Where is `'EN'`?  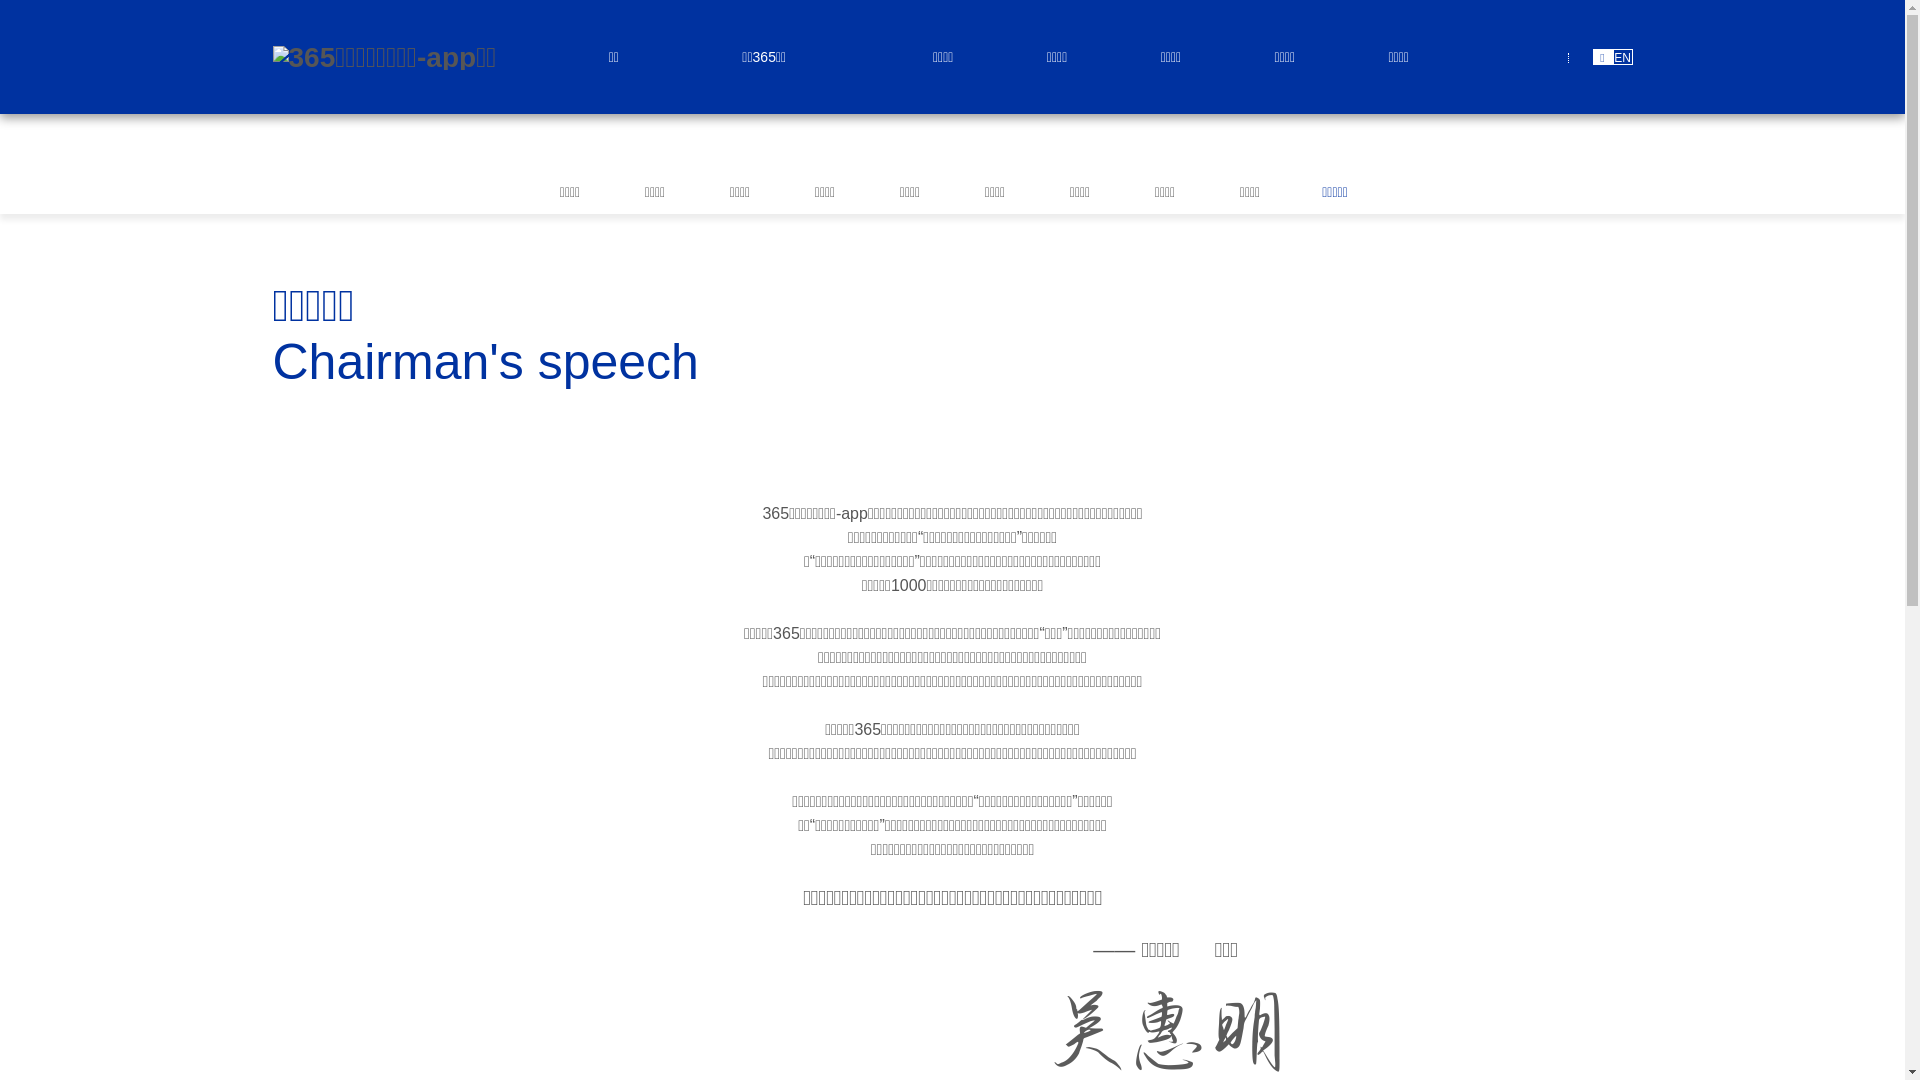 'EN' is located at coordinates (1622, 56).